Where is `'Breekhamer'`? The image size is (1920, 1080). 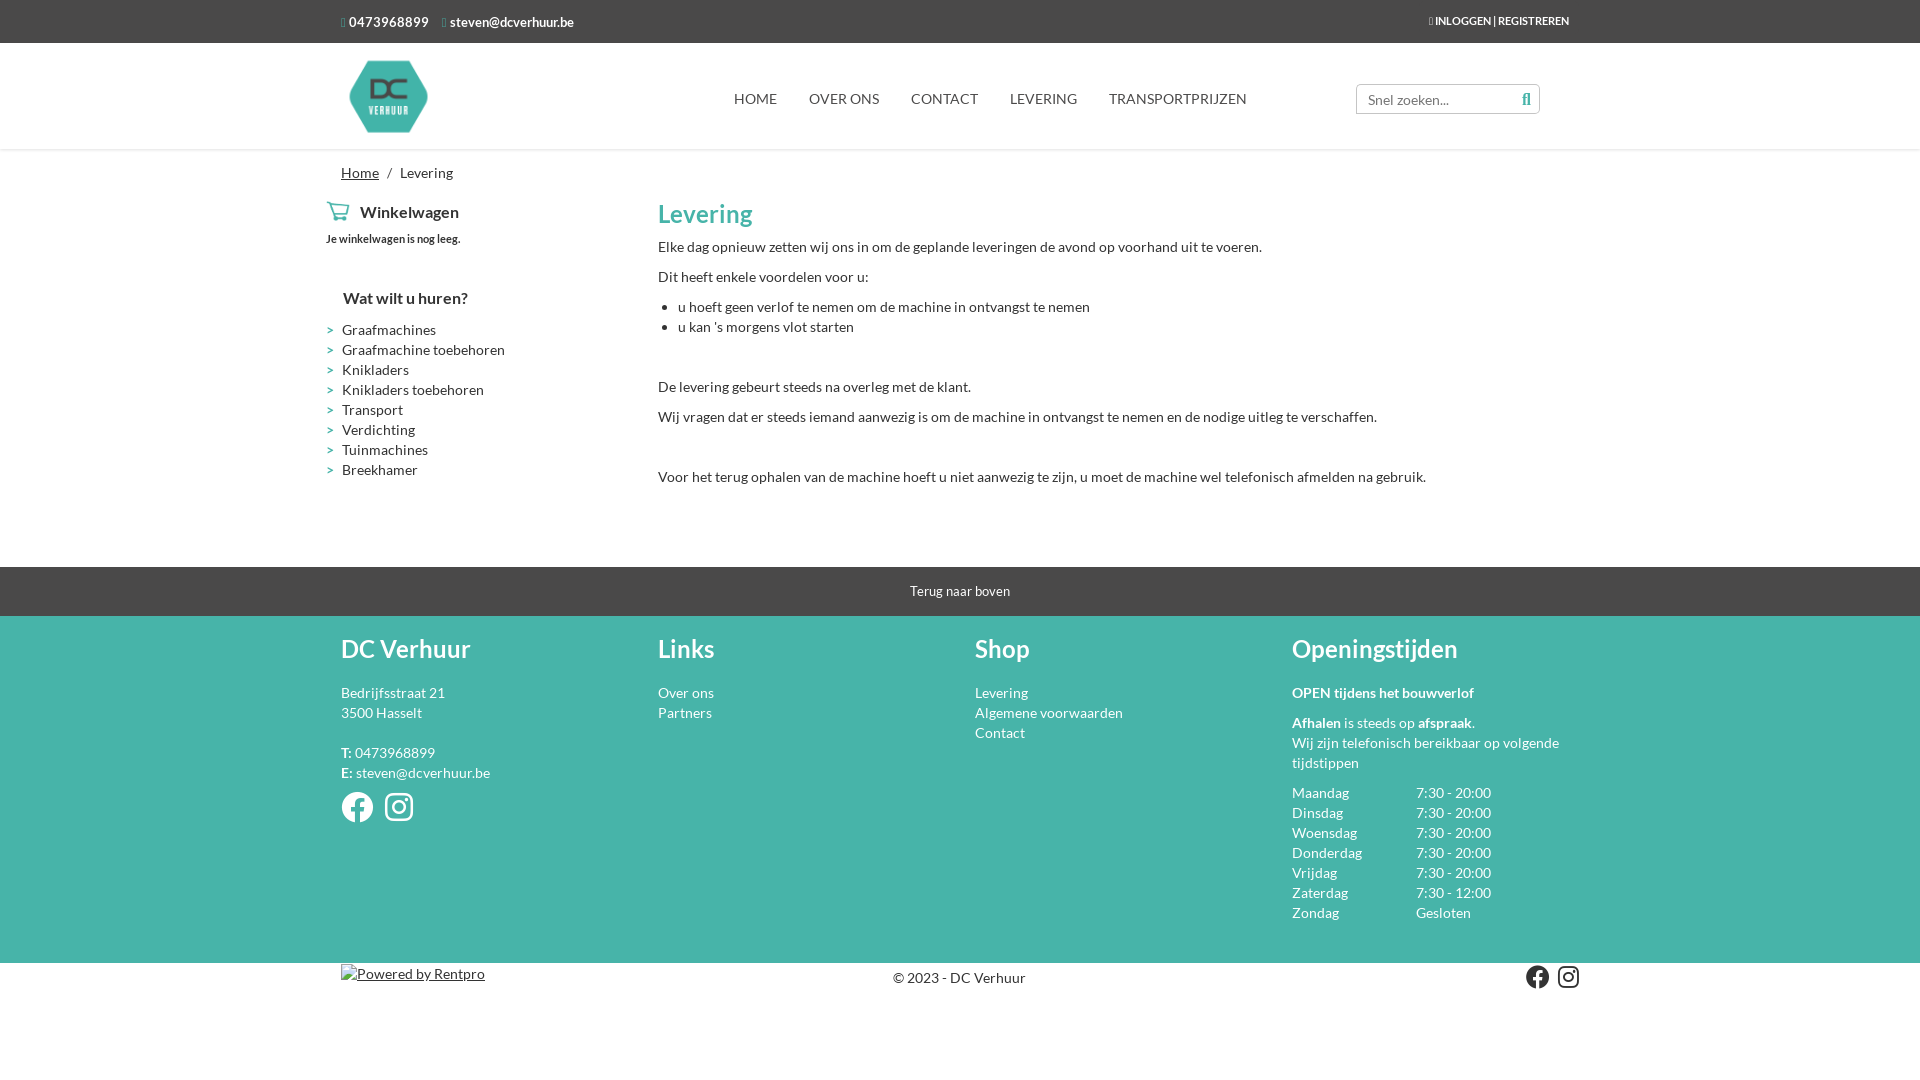
'Breekhamer' is located at coordinates (379, 469).